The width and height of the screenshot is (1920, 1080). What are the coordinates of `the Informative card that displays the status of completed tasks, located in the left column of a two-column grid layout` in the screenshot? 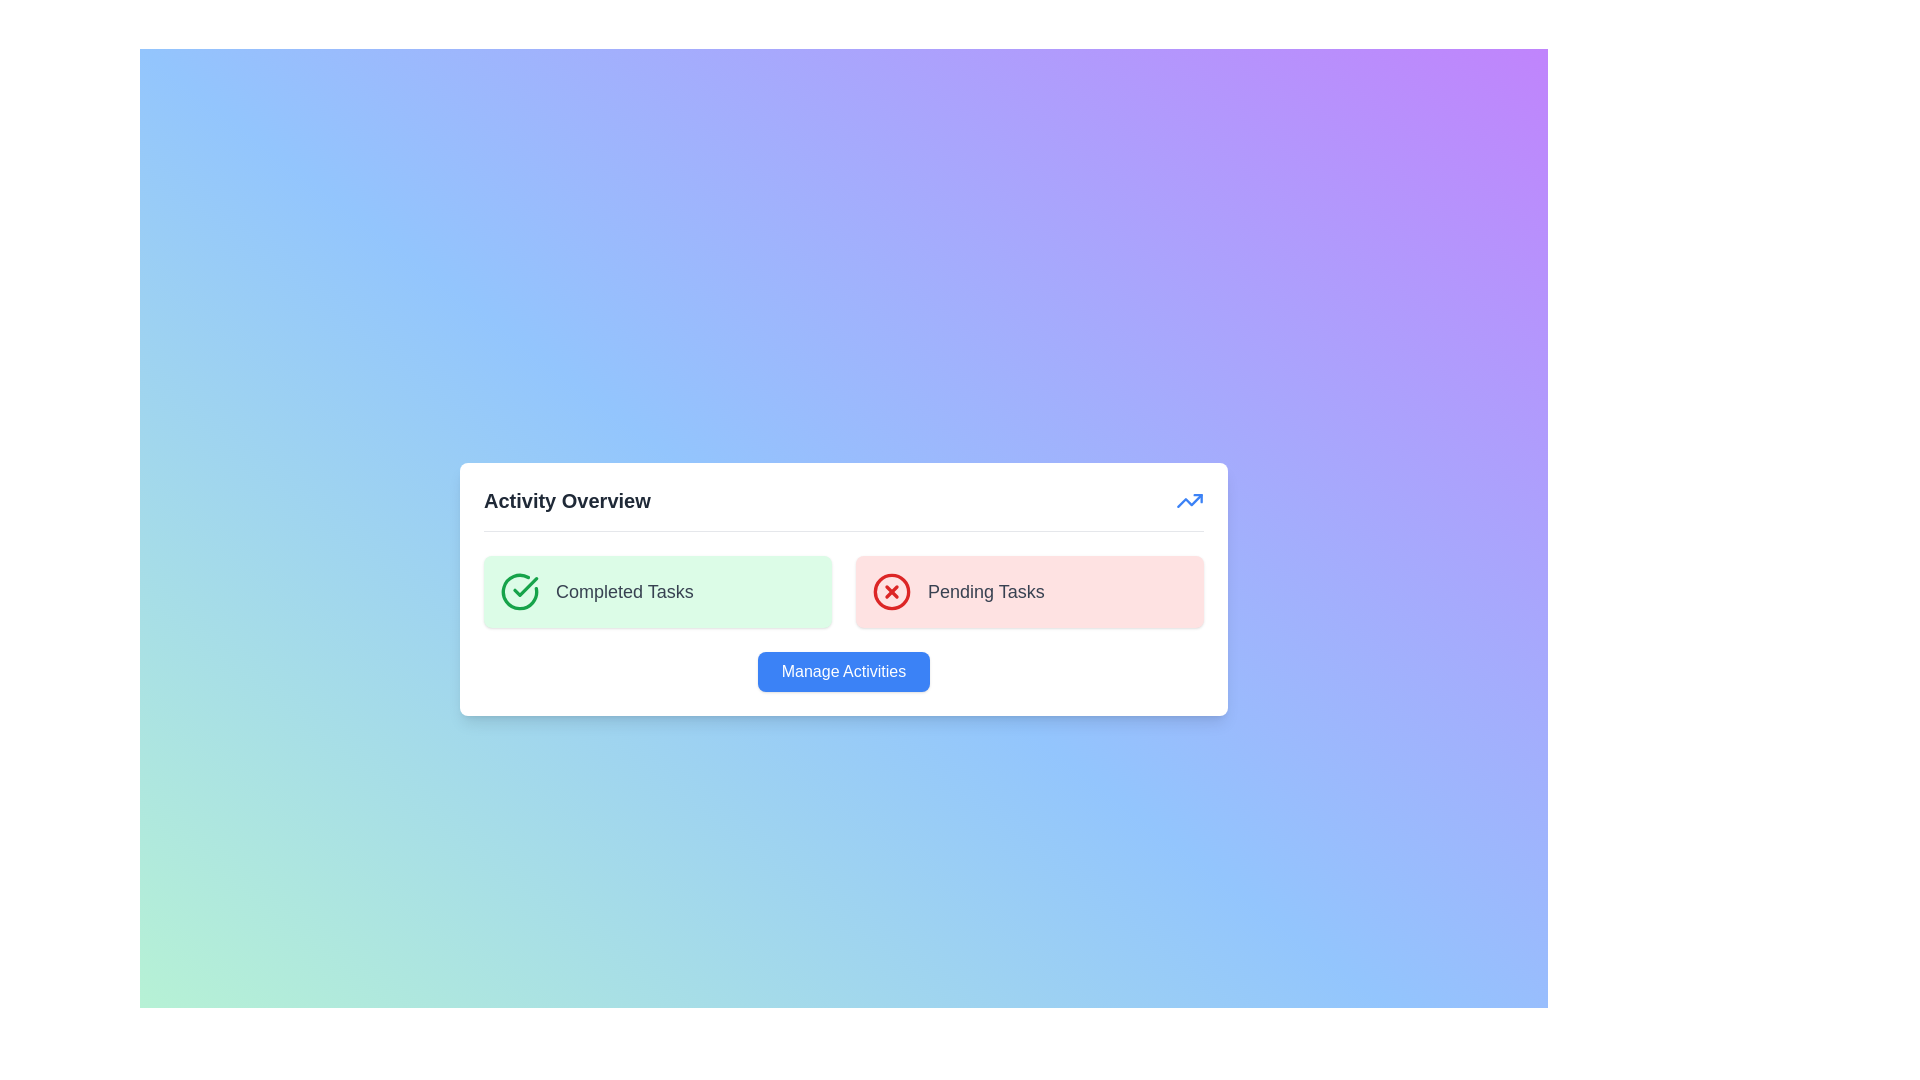 It's located at (657, 590).